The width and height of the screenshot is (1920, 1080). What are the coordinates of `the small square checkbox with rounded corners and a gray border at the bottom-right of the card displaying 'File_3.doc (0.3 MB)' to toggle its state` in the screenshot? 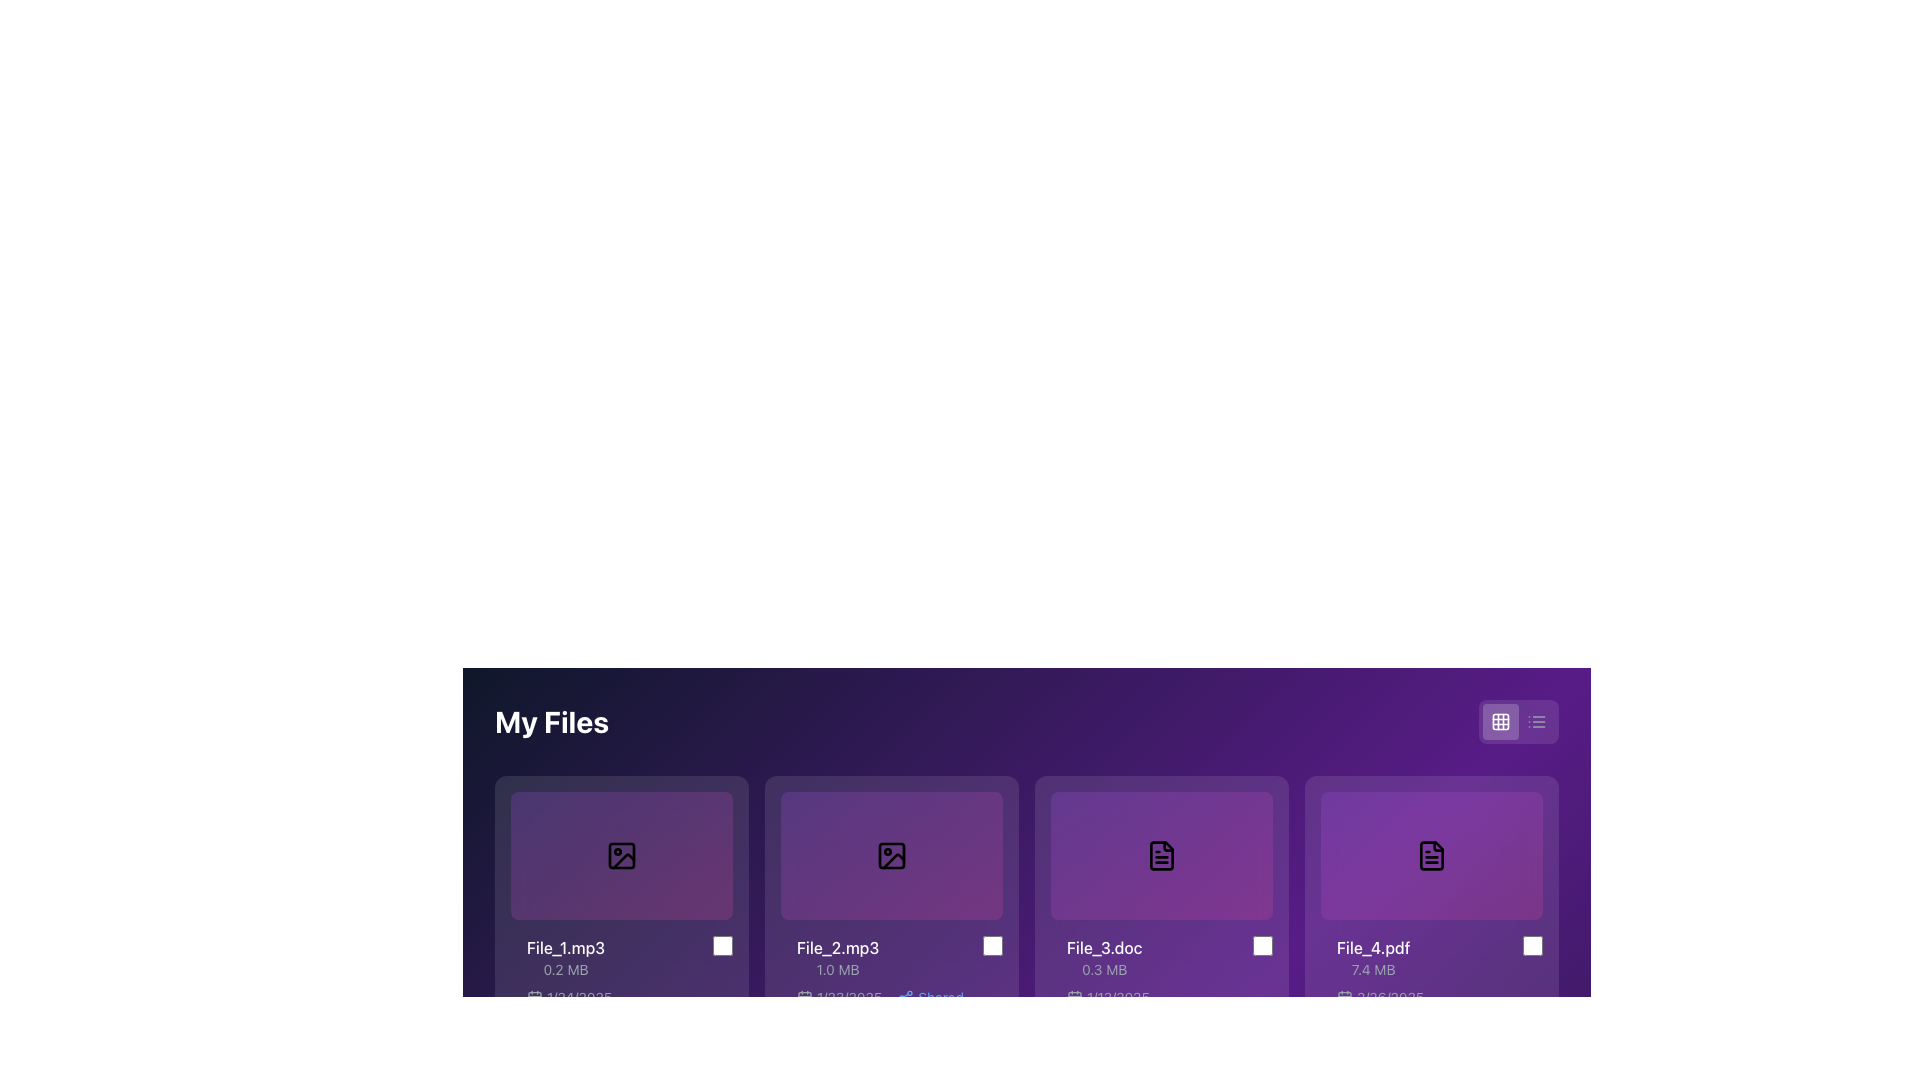 It's located at (1261, 945).